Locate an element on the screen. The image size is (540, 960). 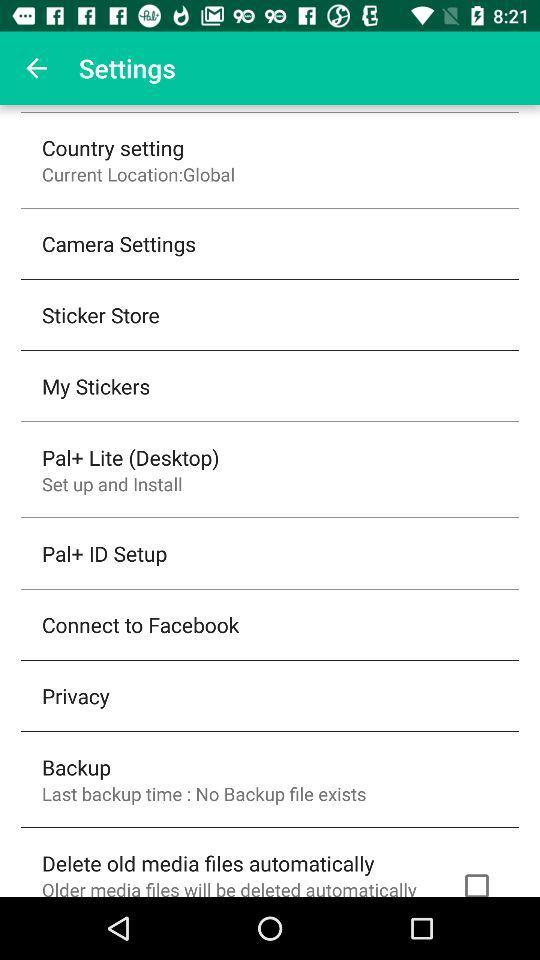
icon above pal+ id setup is located at coordinates (112, 483).